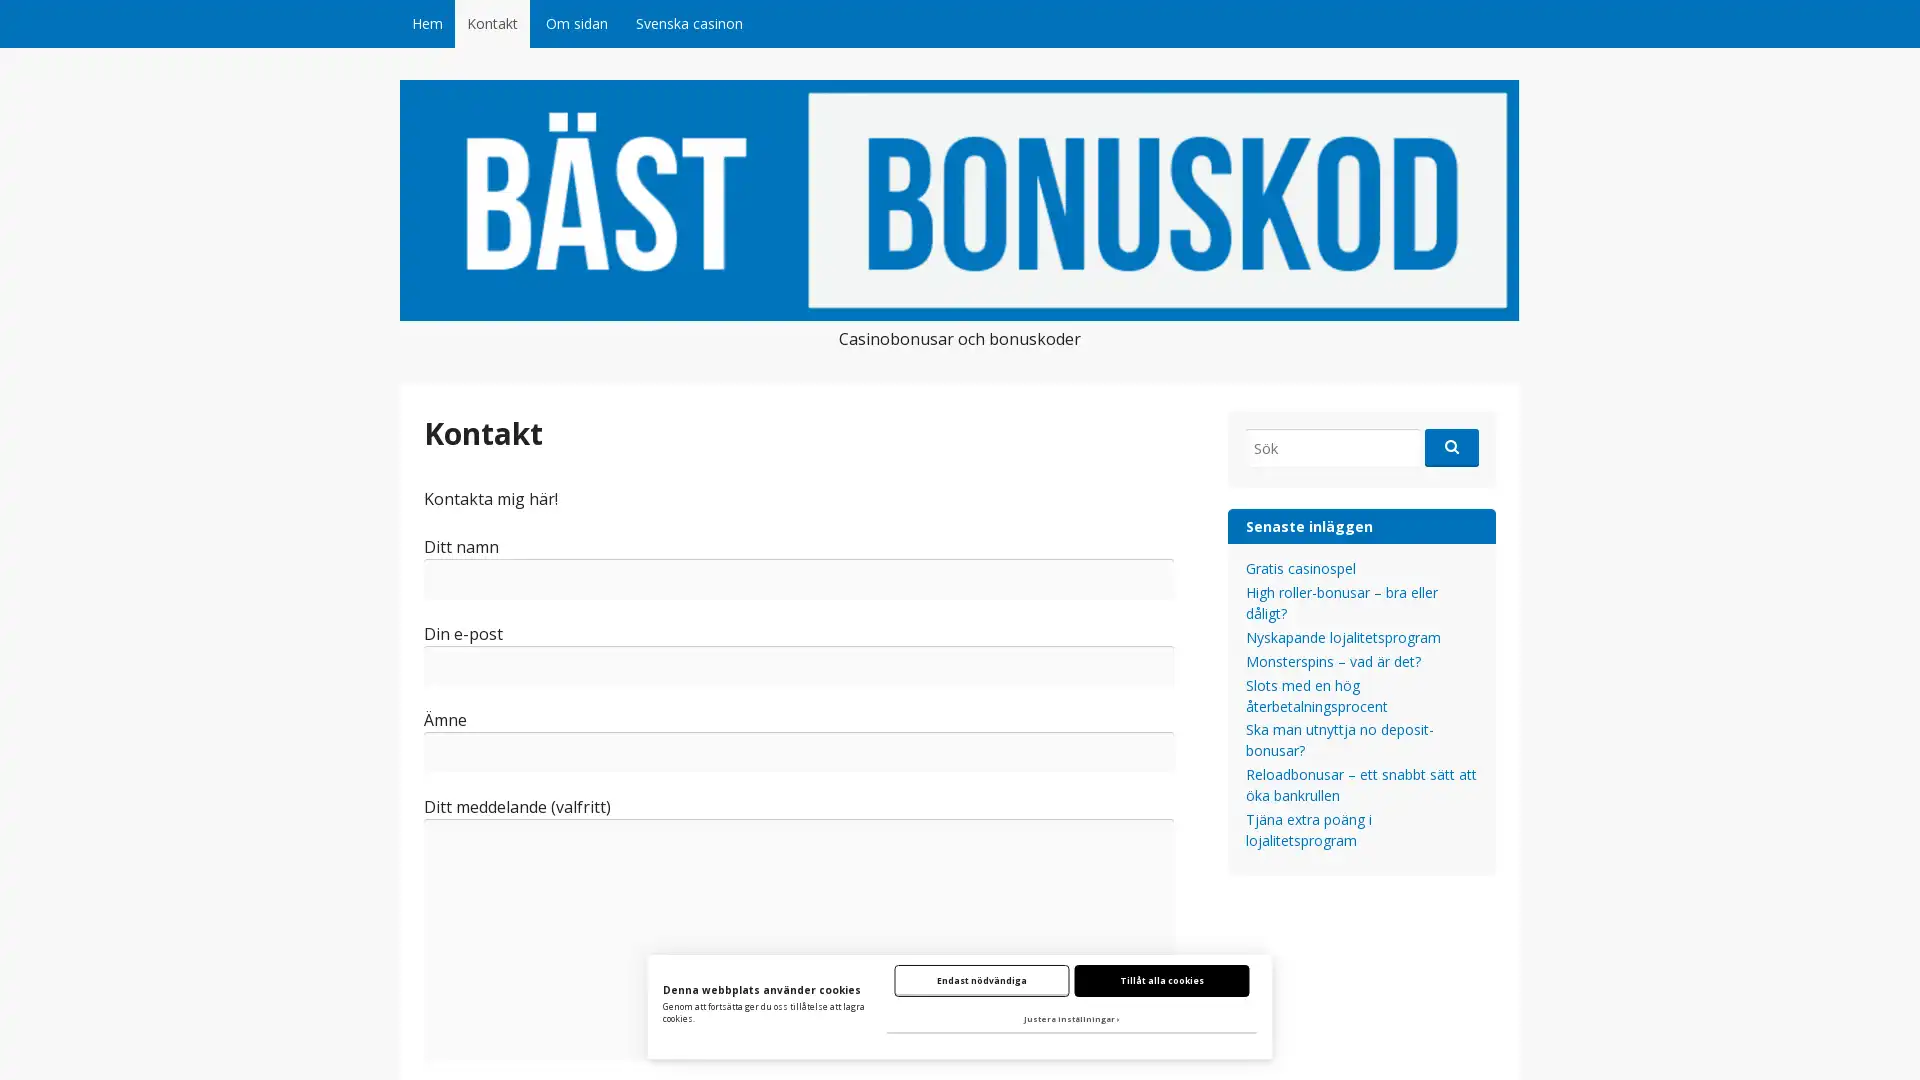 This screenshot has height=1080, width=1920. Describe the element at coordinates (981, 979) in the screenshot. I see `Endast nodvandiga` at that location.